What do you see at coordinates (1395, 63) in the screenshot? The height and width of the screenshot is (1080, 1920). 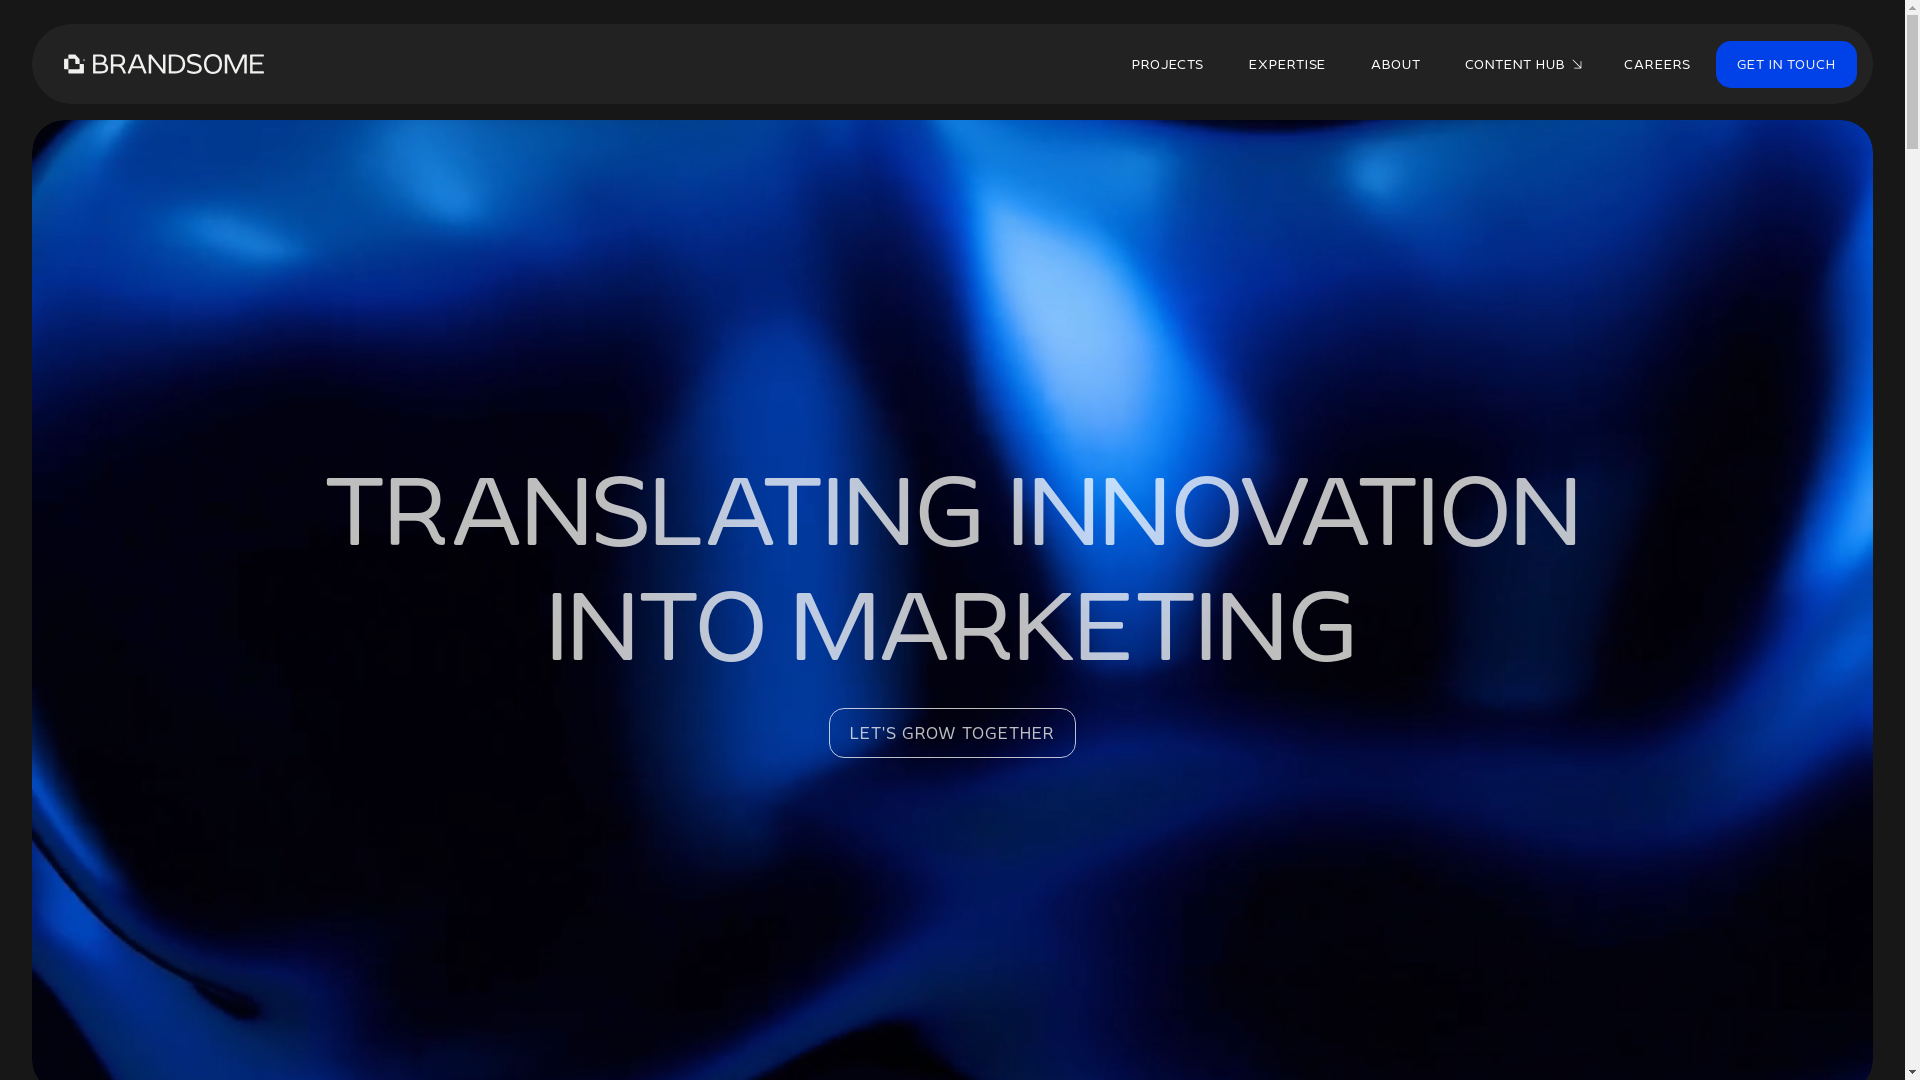 I see `'ABOUT'` at bounding box center [1395, 63].